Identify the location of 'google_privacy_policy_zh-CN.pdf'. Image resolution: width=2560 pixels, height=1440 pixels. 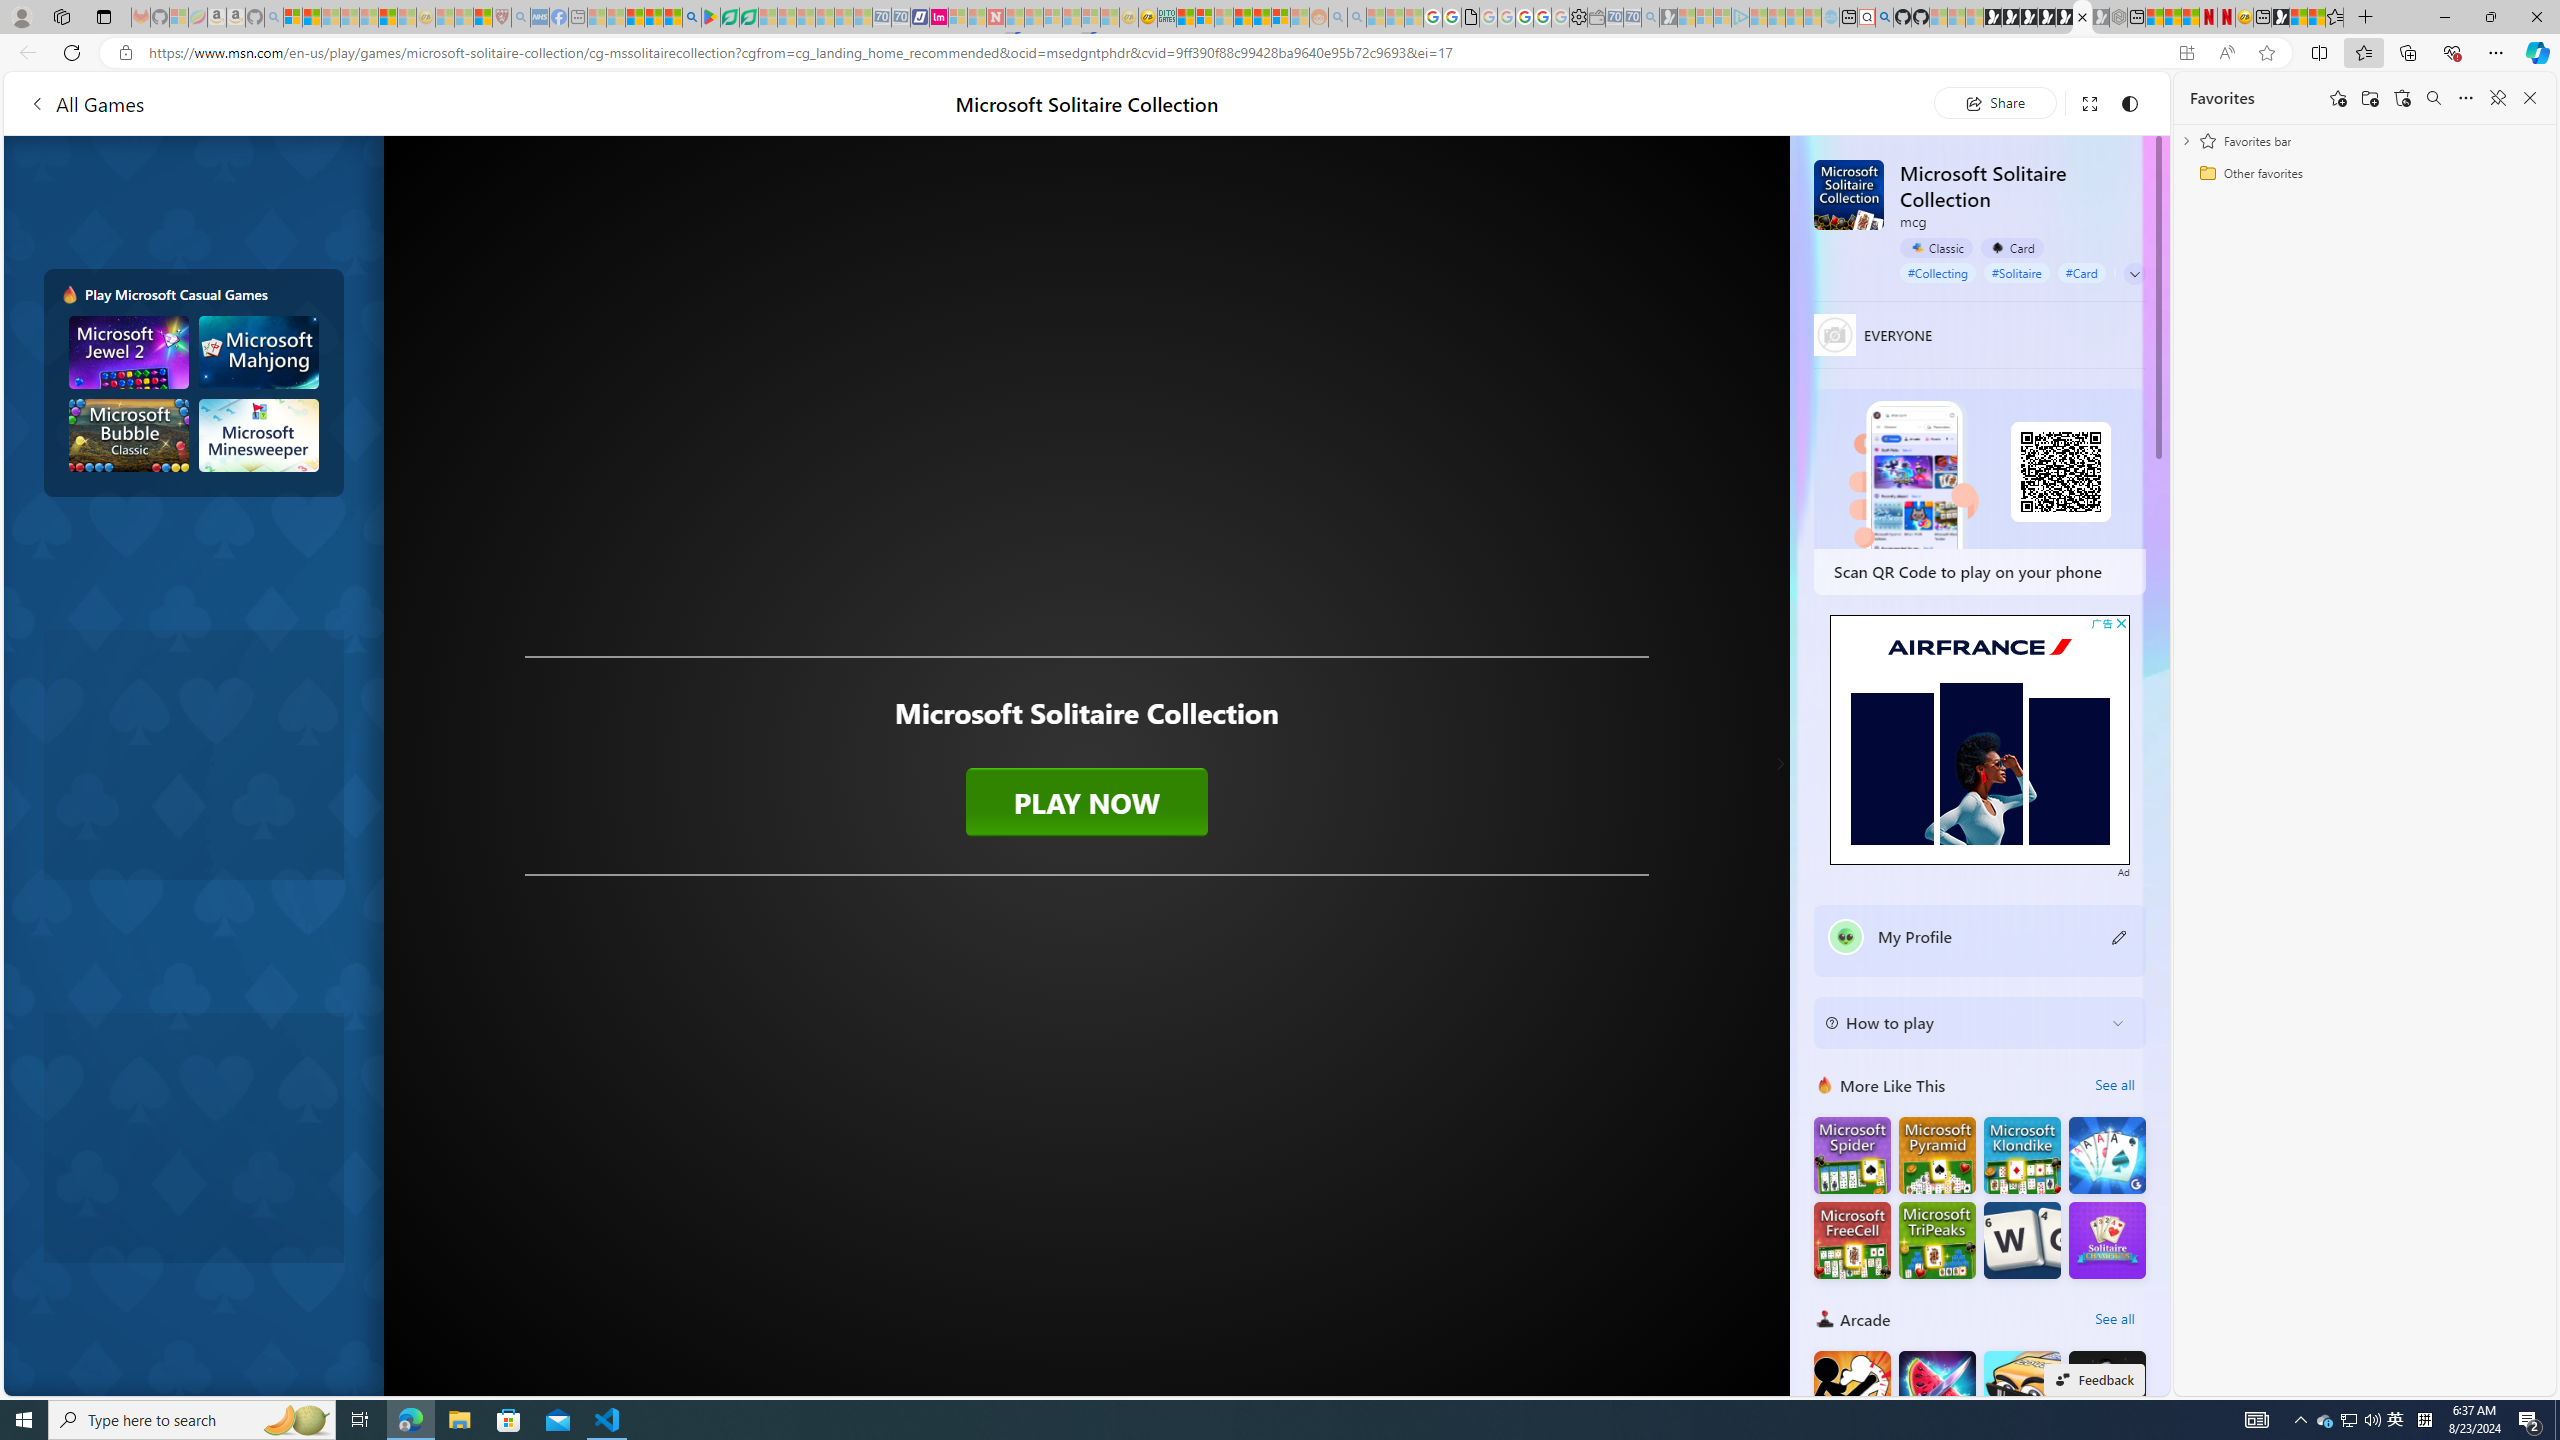
(1469, 16).